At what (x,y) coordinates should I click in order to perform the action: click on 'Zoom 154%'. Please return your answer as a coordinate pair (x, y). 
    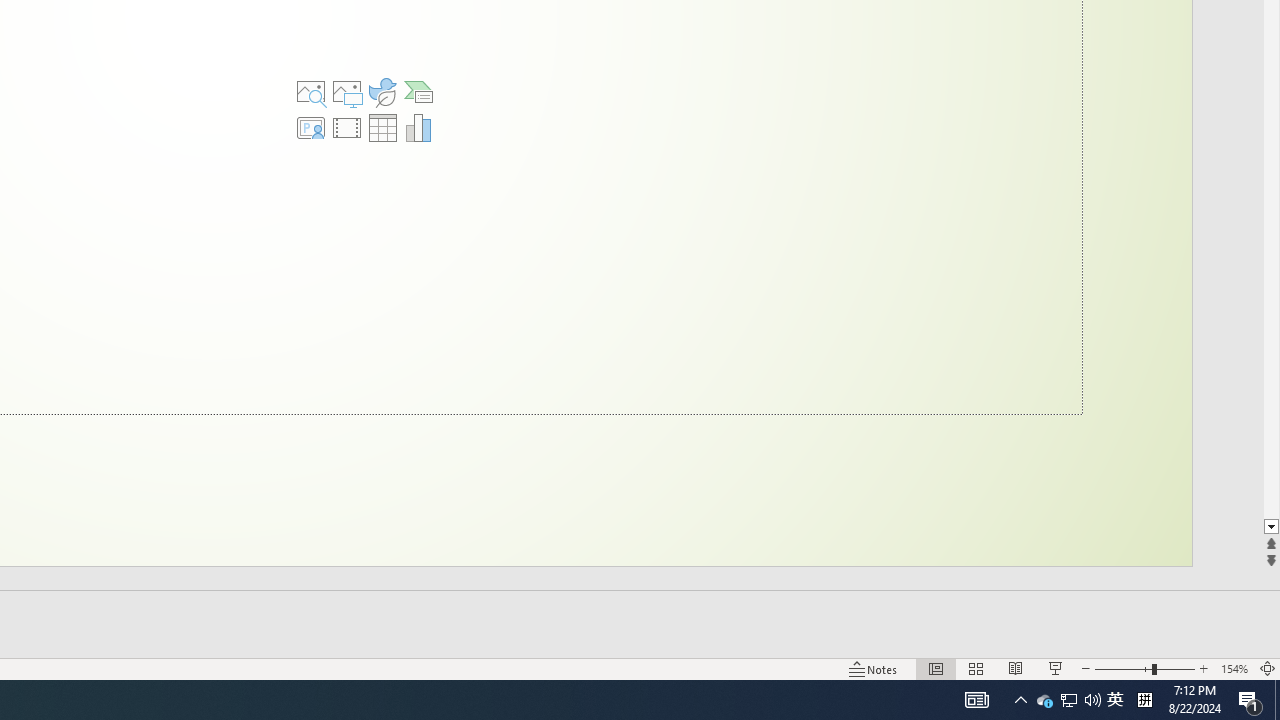
    Looking at the image, I should click on (1233, 669).